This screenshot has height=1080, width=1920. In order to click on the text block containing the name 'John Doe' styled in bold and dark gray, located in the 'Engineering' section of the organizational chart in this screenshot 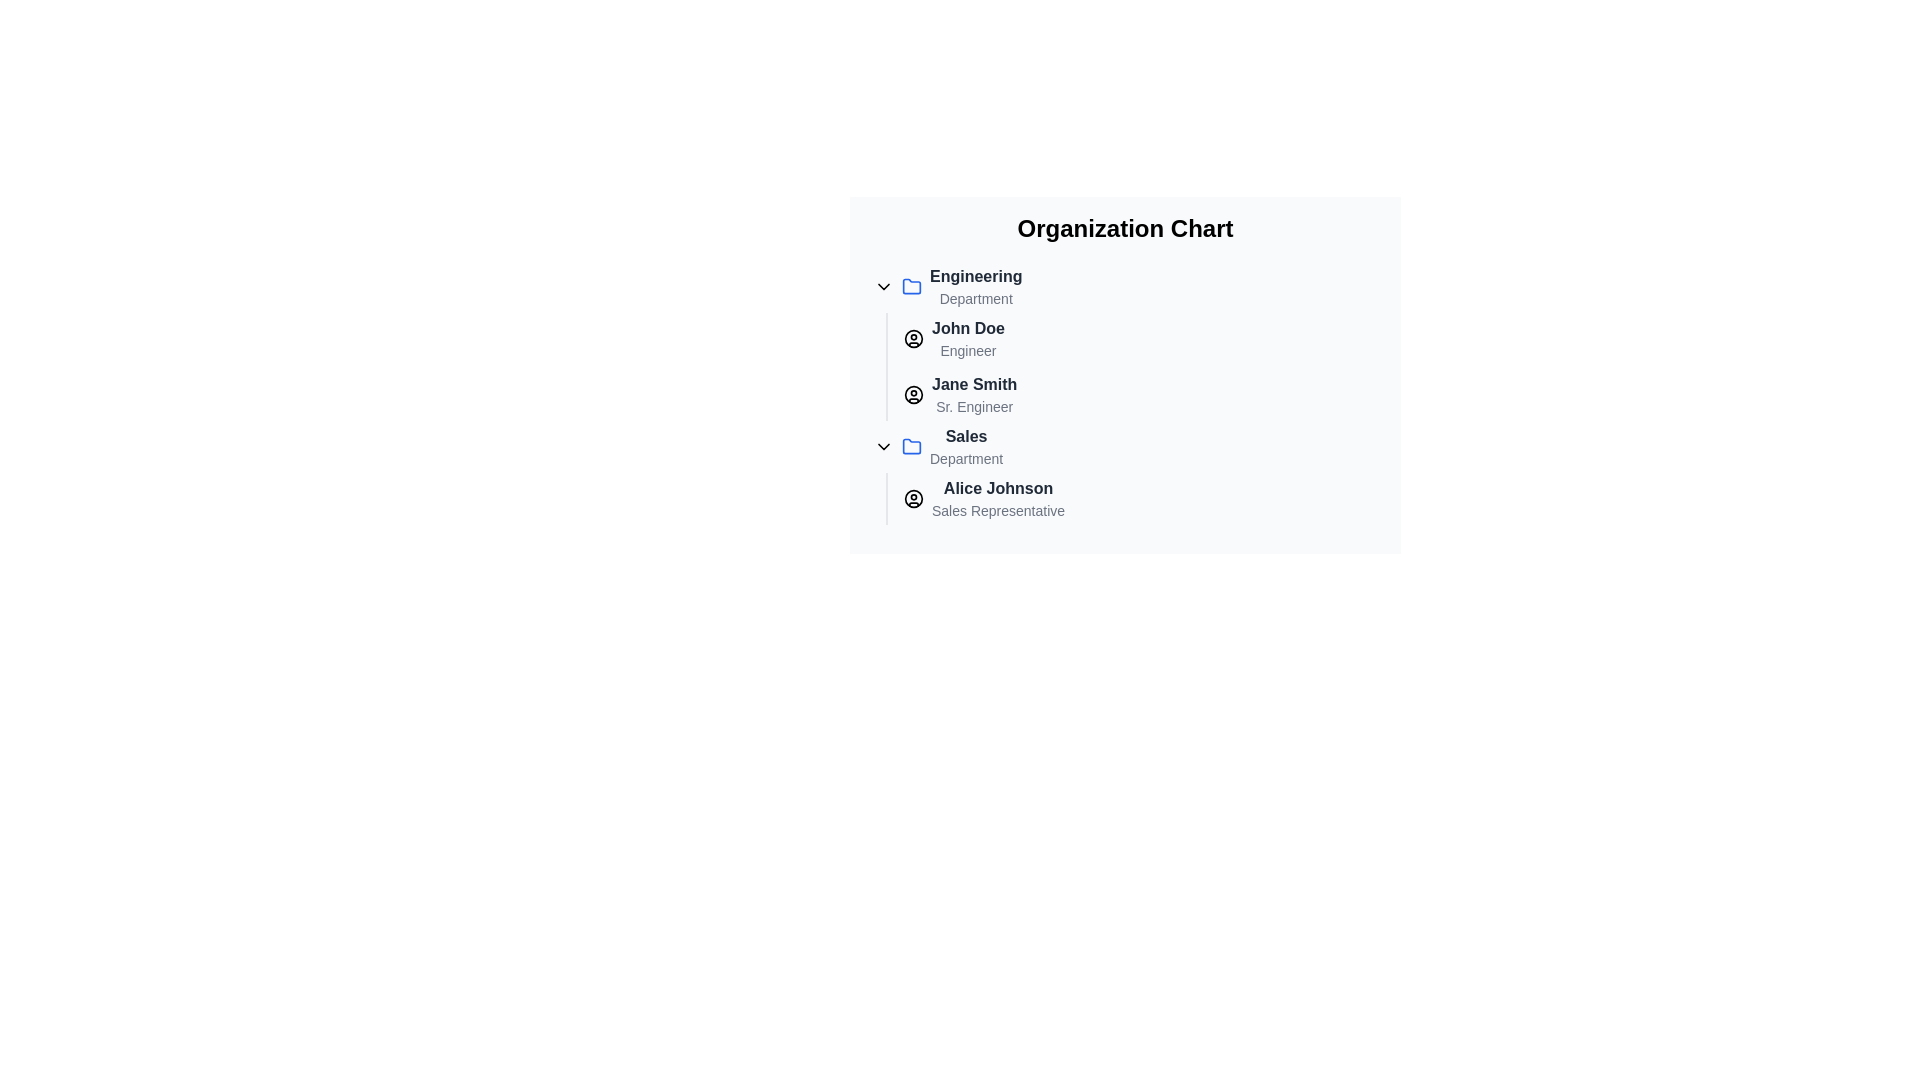, I will do `click(968, 338)`.